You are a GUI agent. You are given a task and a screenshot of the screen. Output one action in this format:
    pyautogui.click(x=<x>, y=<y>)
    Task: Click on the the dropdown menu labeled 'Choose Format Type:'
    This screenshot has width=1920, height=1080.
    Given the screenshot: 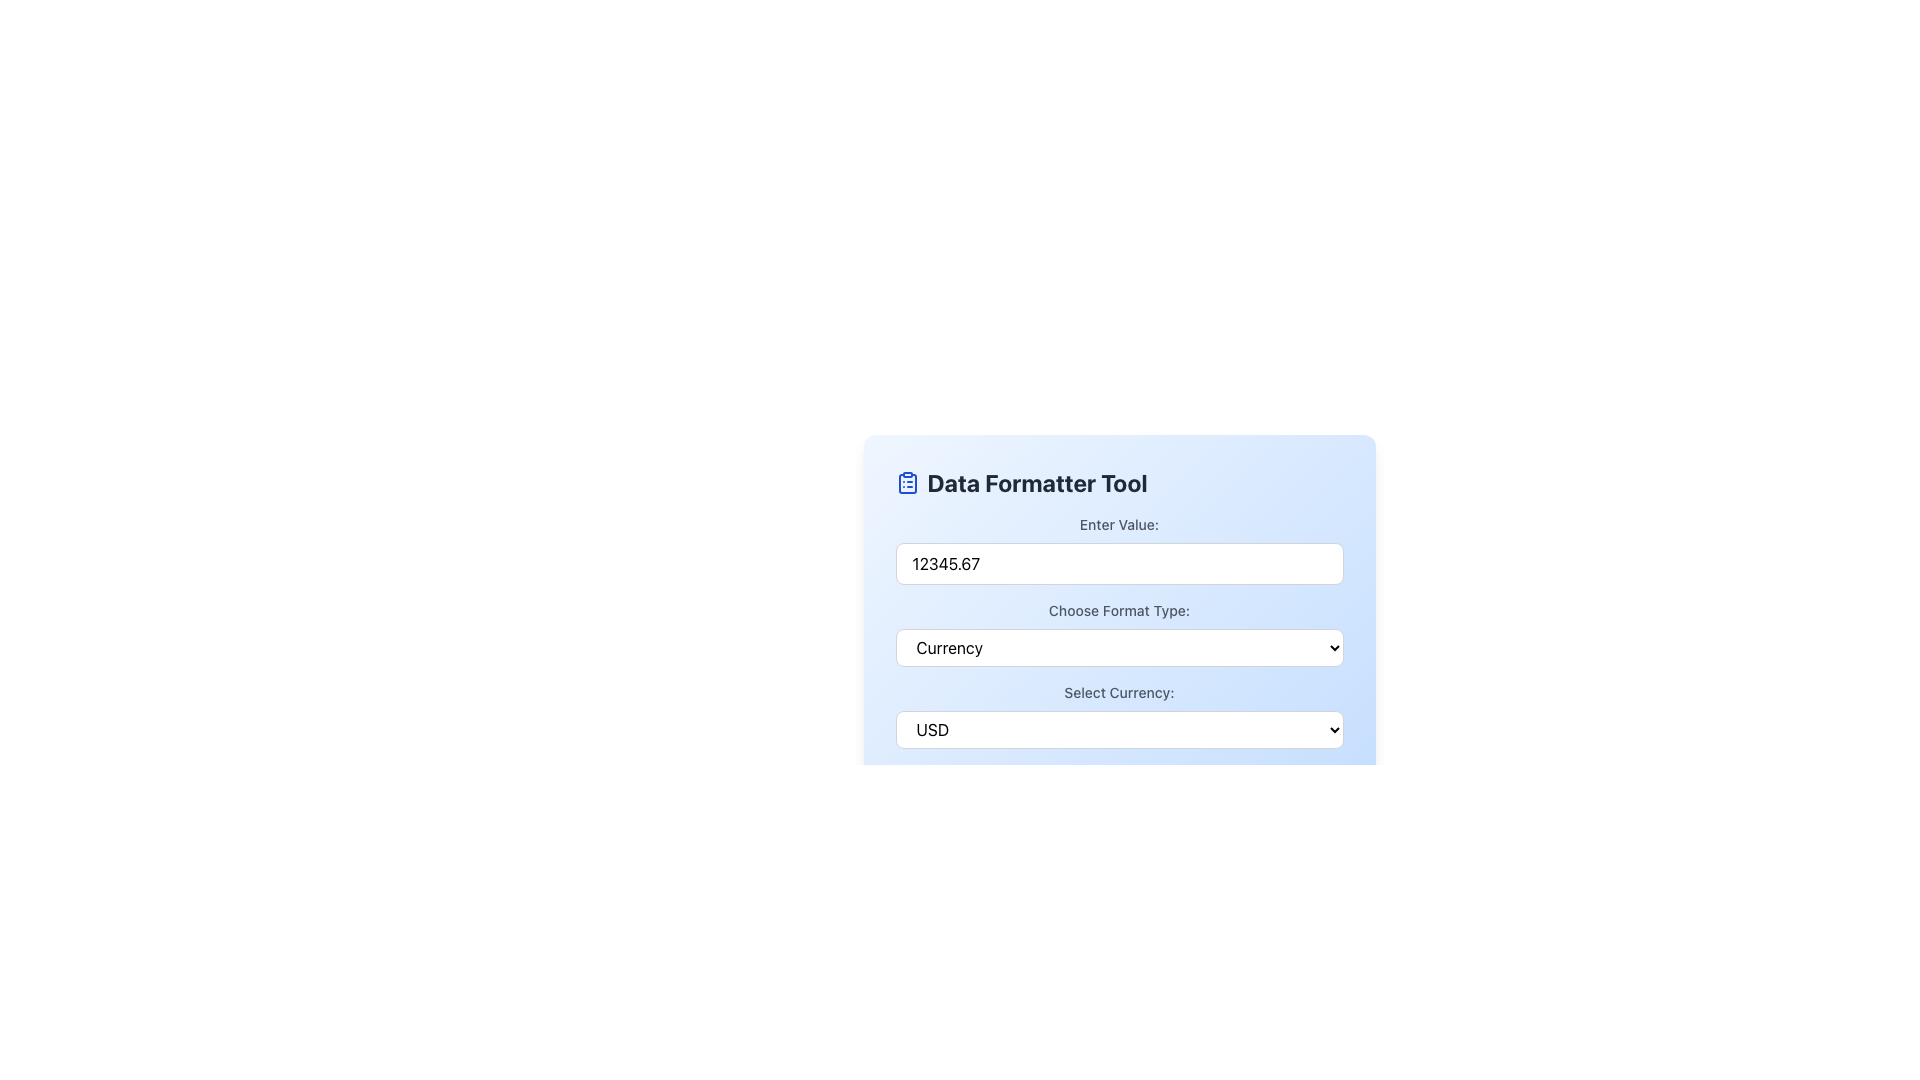 What is the action you would take?
    pyautogui.click(x=1118, y=633)
    